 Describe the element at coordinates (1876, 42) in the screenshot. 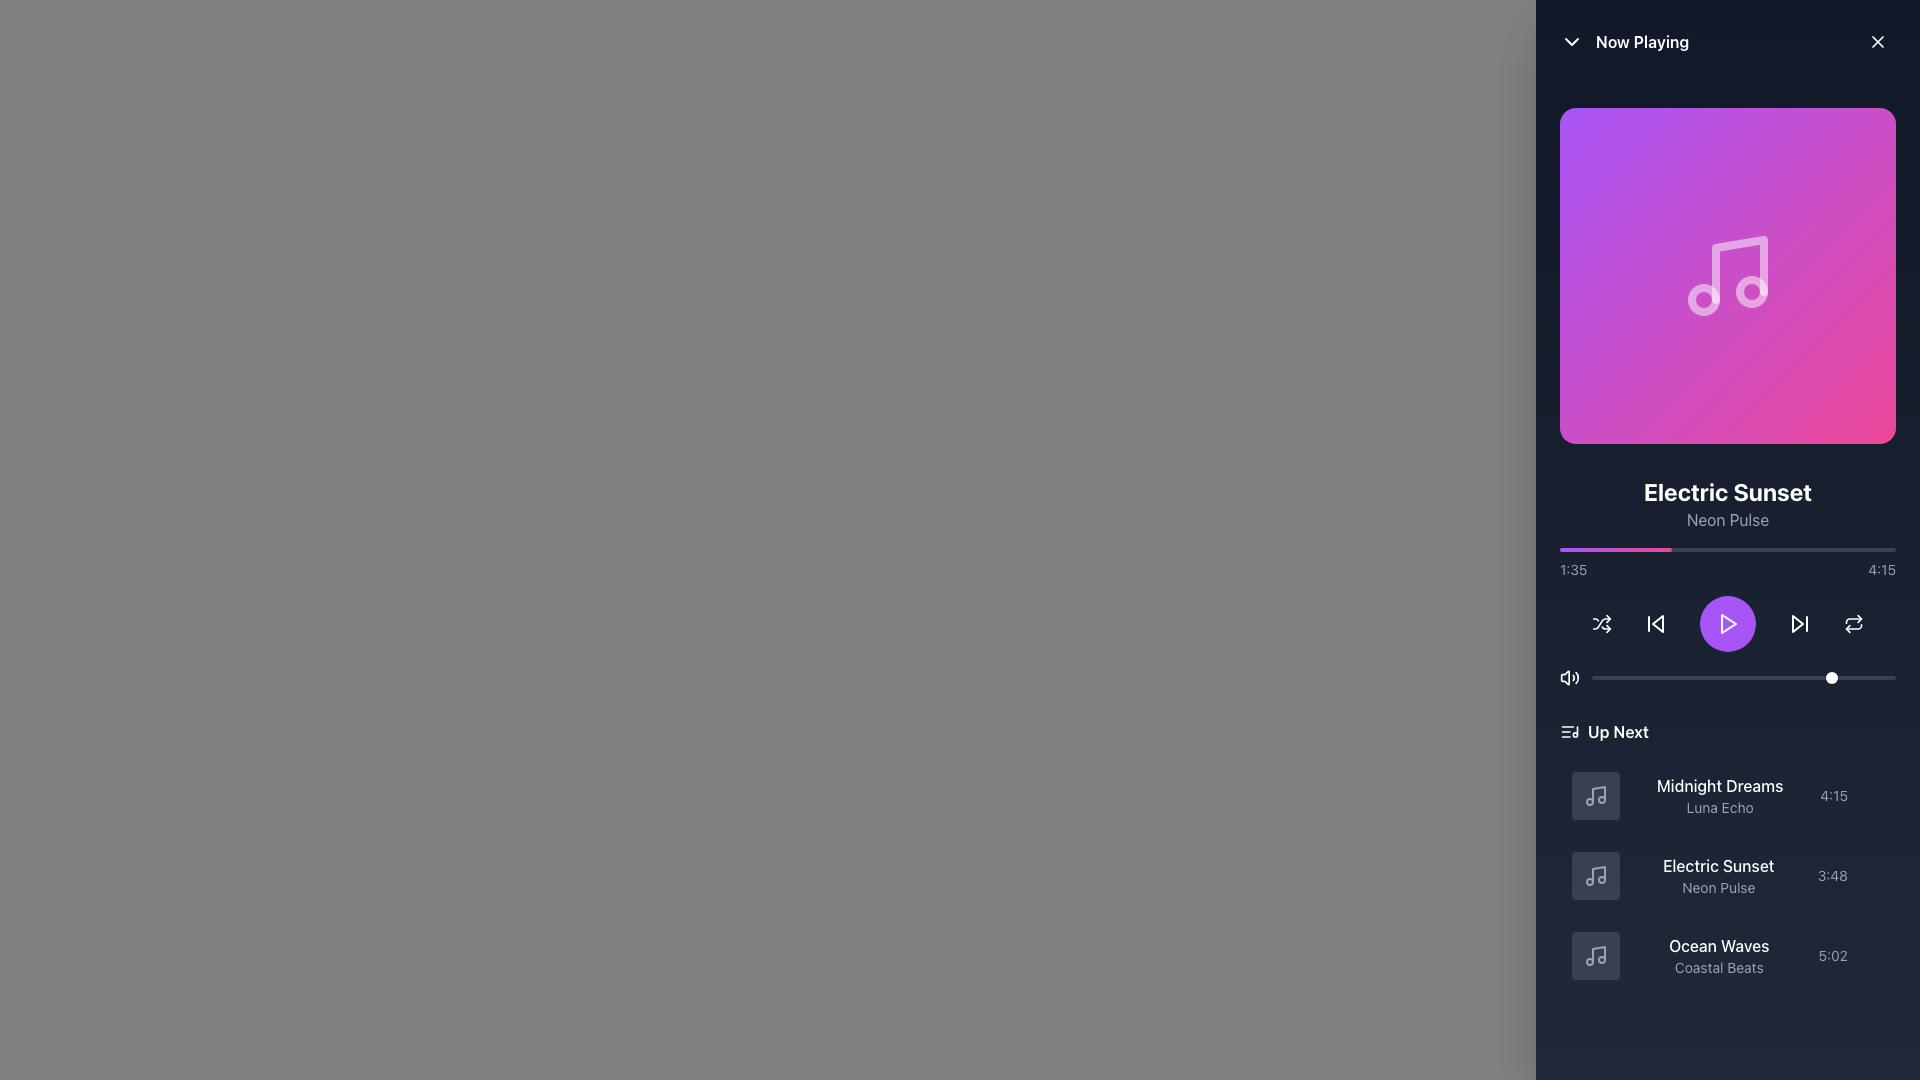

I see `the close button located at the top-right corner of the 'Now Playing' interface` at that location.